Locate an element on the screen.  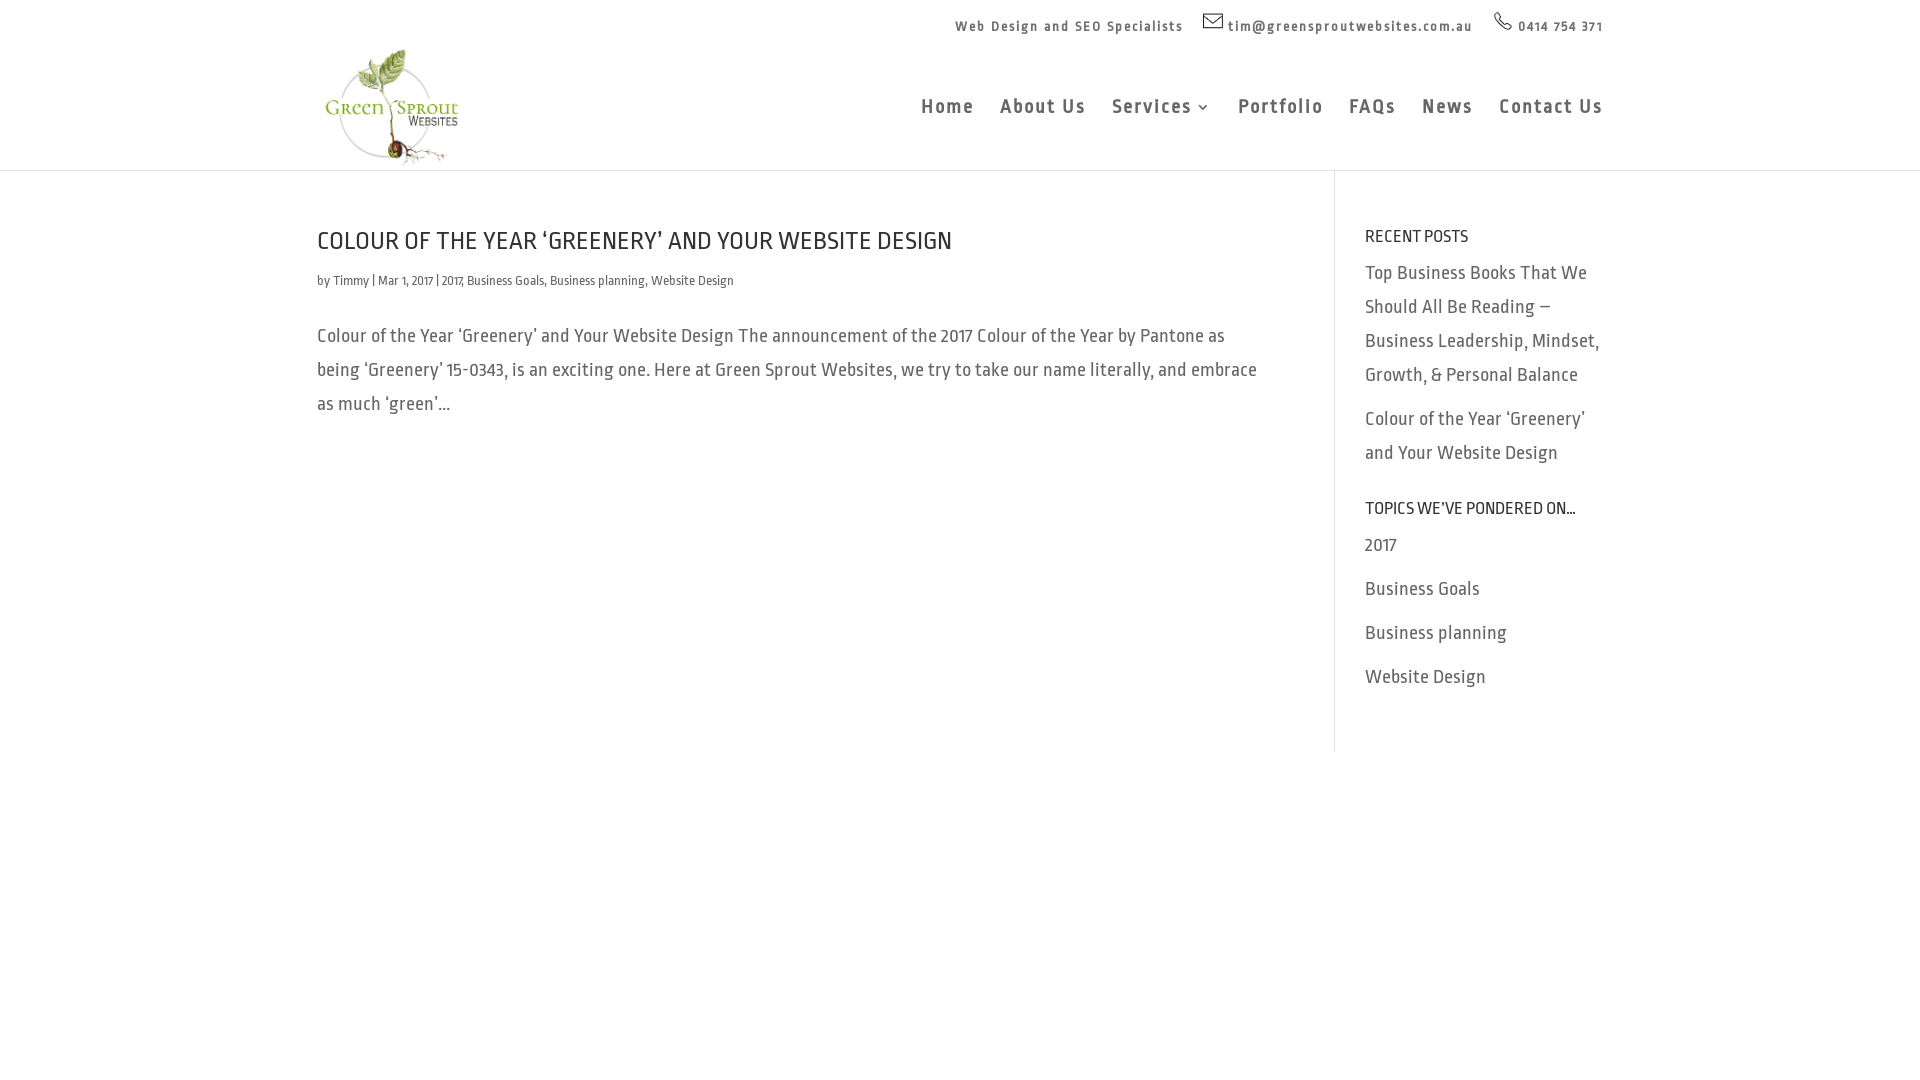
'Web Design and SEO Specialists' is located at coordinates (1068, 32).